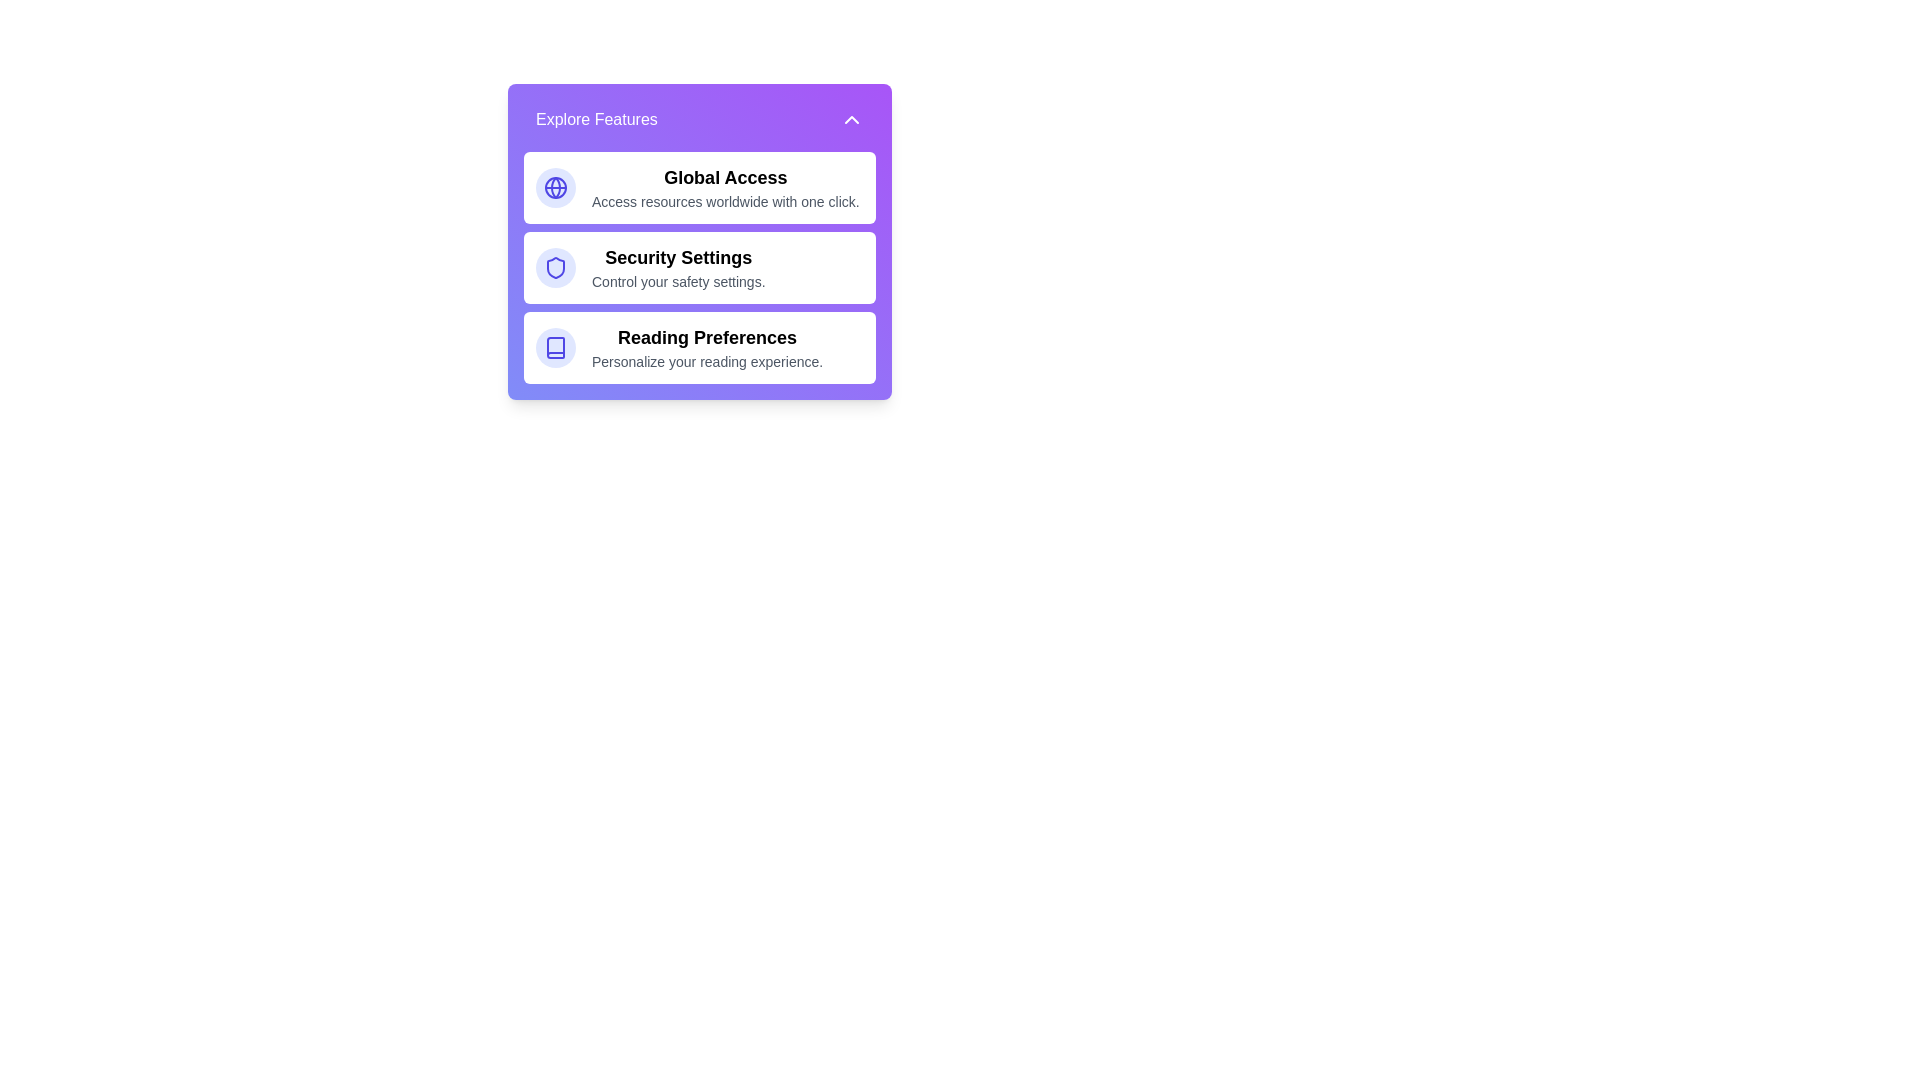 The width and height of the screenshot is (1920, 1080). What do you see at coordinates (851, 119) in the screenshot?
I see `the Chevron-Up icon located at the top-right corner of the 'Explore Features' section` at bounding box center [851, 119].